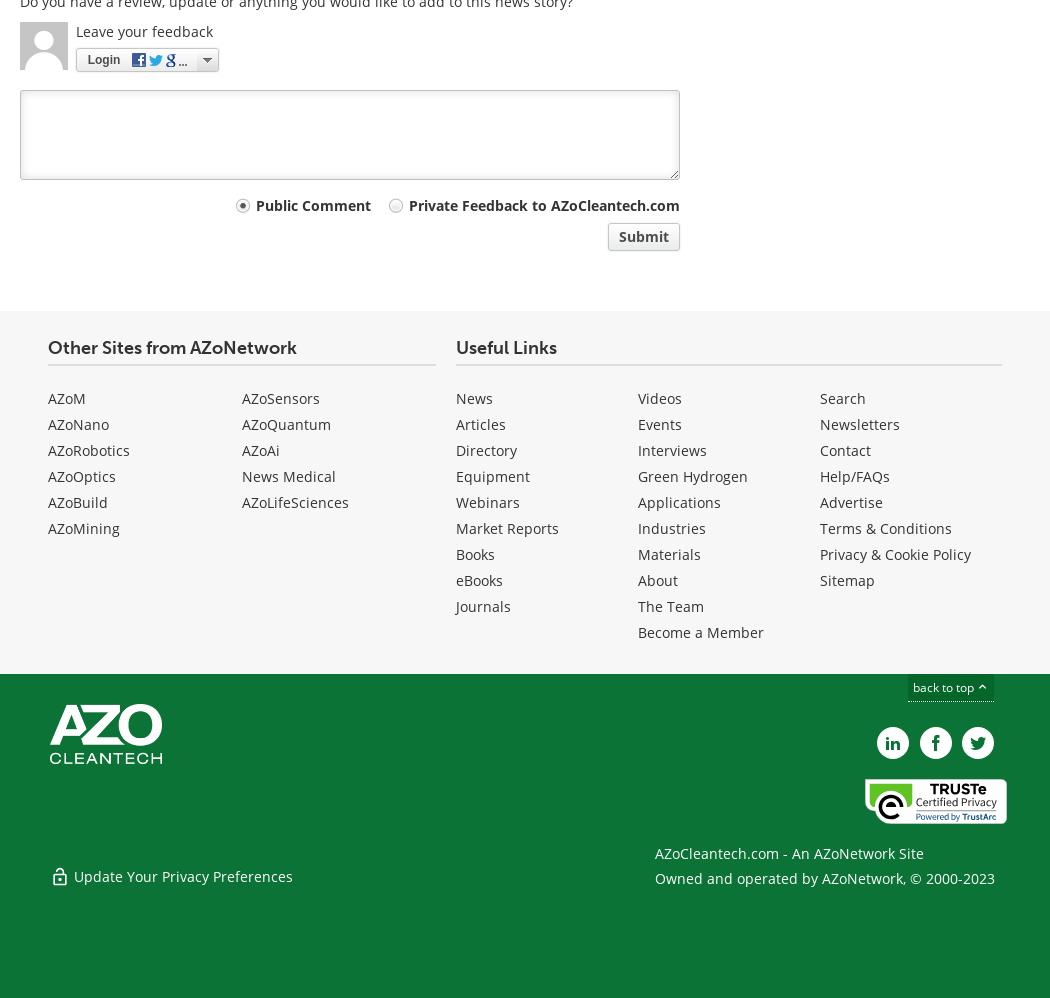  What do you see at coordinates (818, 528) in the screenshot?
I see `'Terms & Conditions'` at bounding box center [818, 528].